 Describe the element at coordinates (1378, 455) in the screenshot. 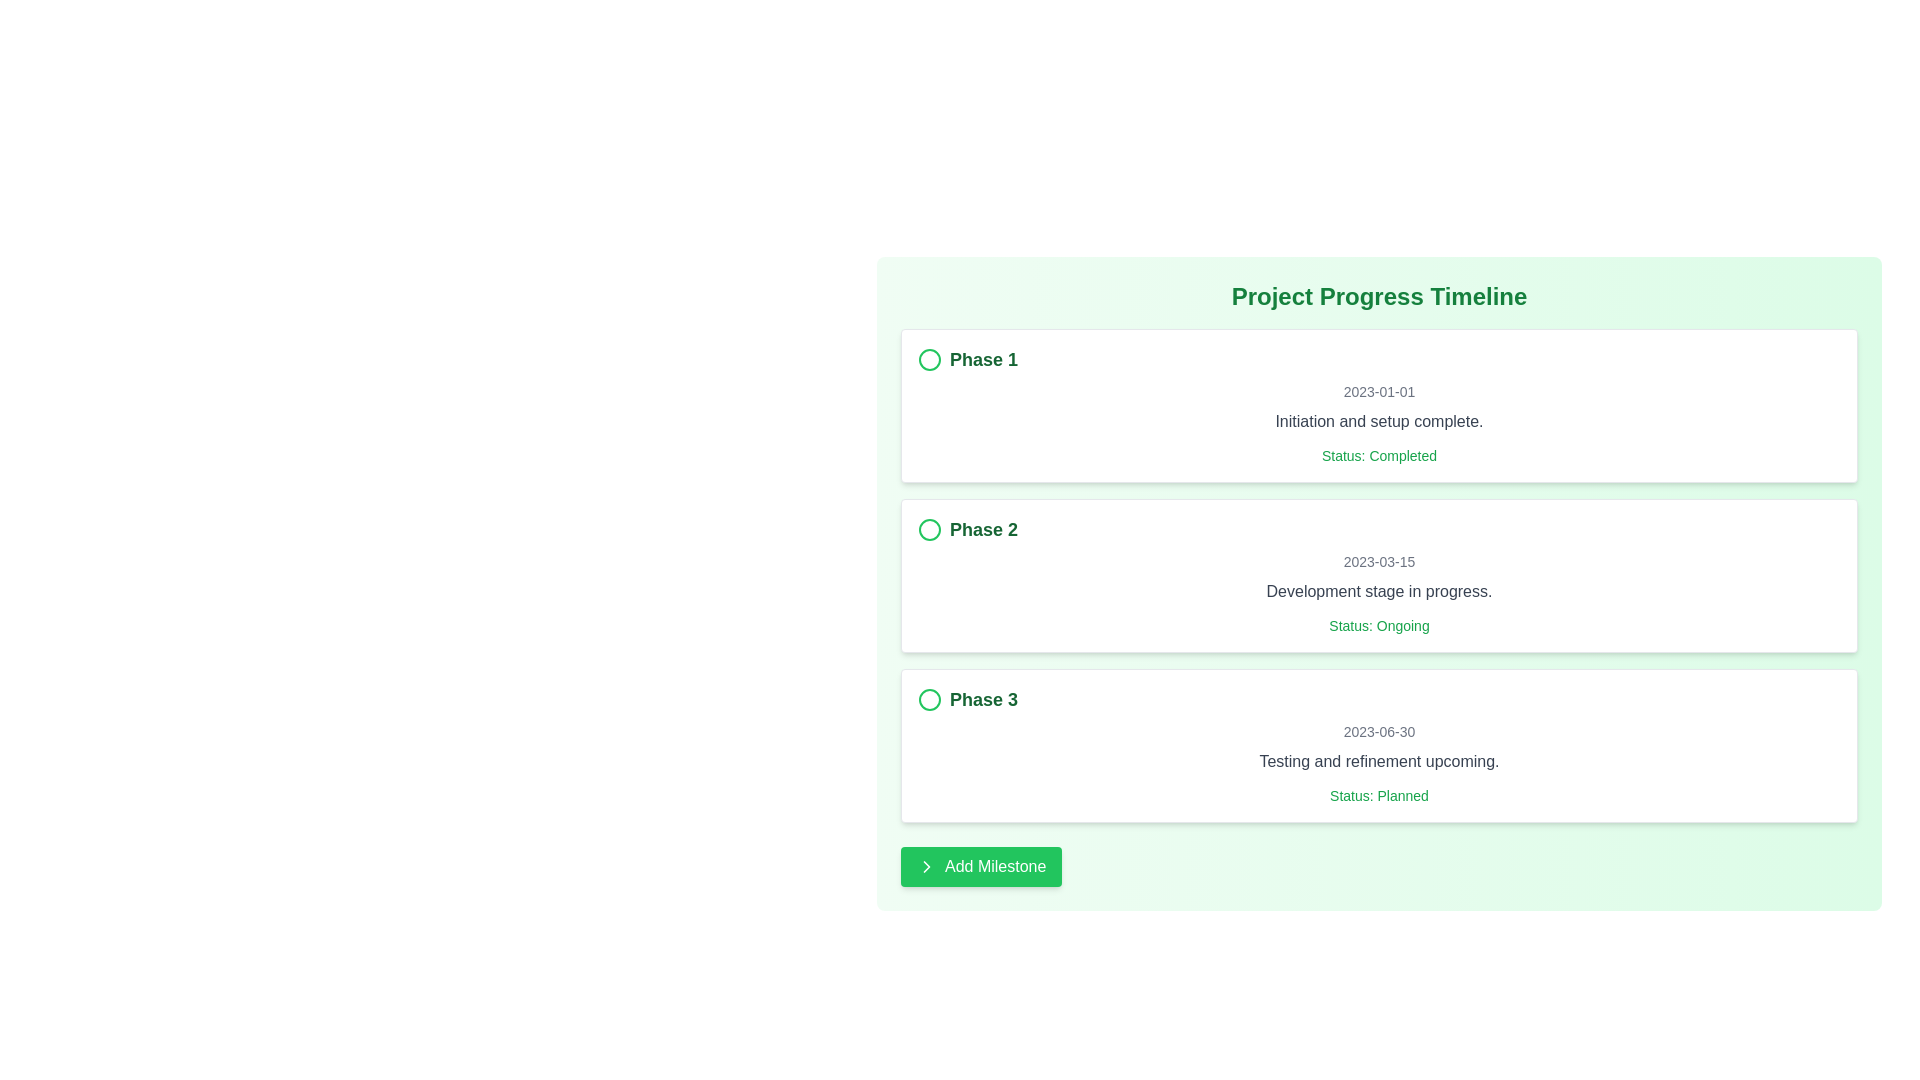

I see `the Text Label indicating 'Completed' status in the 'Phase 1' card to possibly reveal more information` at that location.